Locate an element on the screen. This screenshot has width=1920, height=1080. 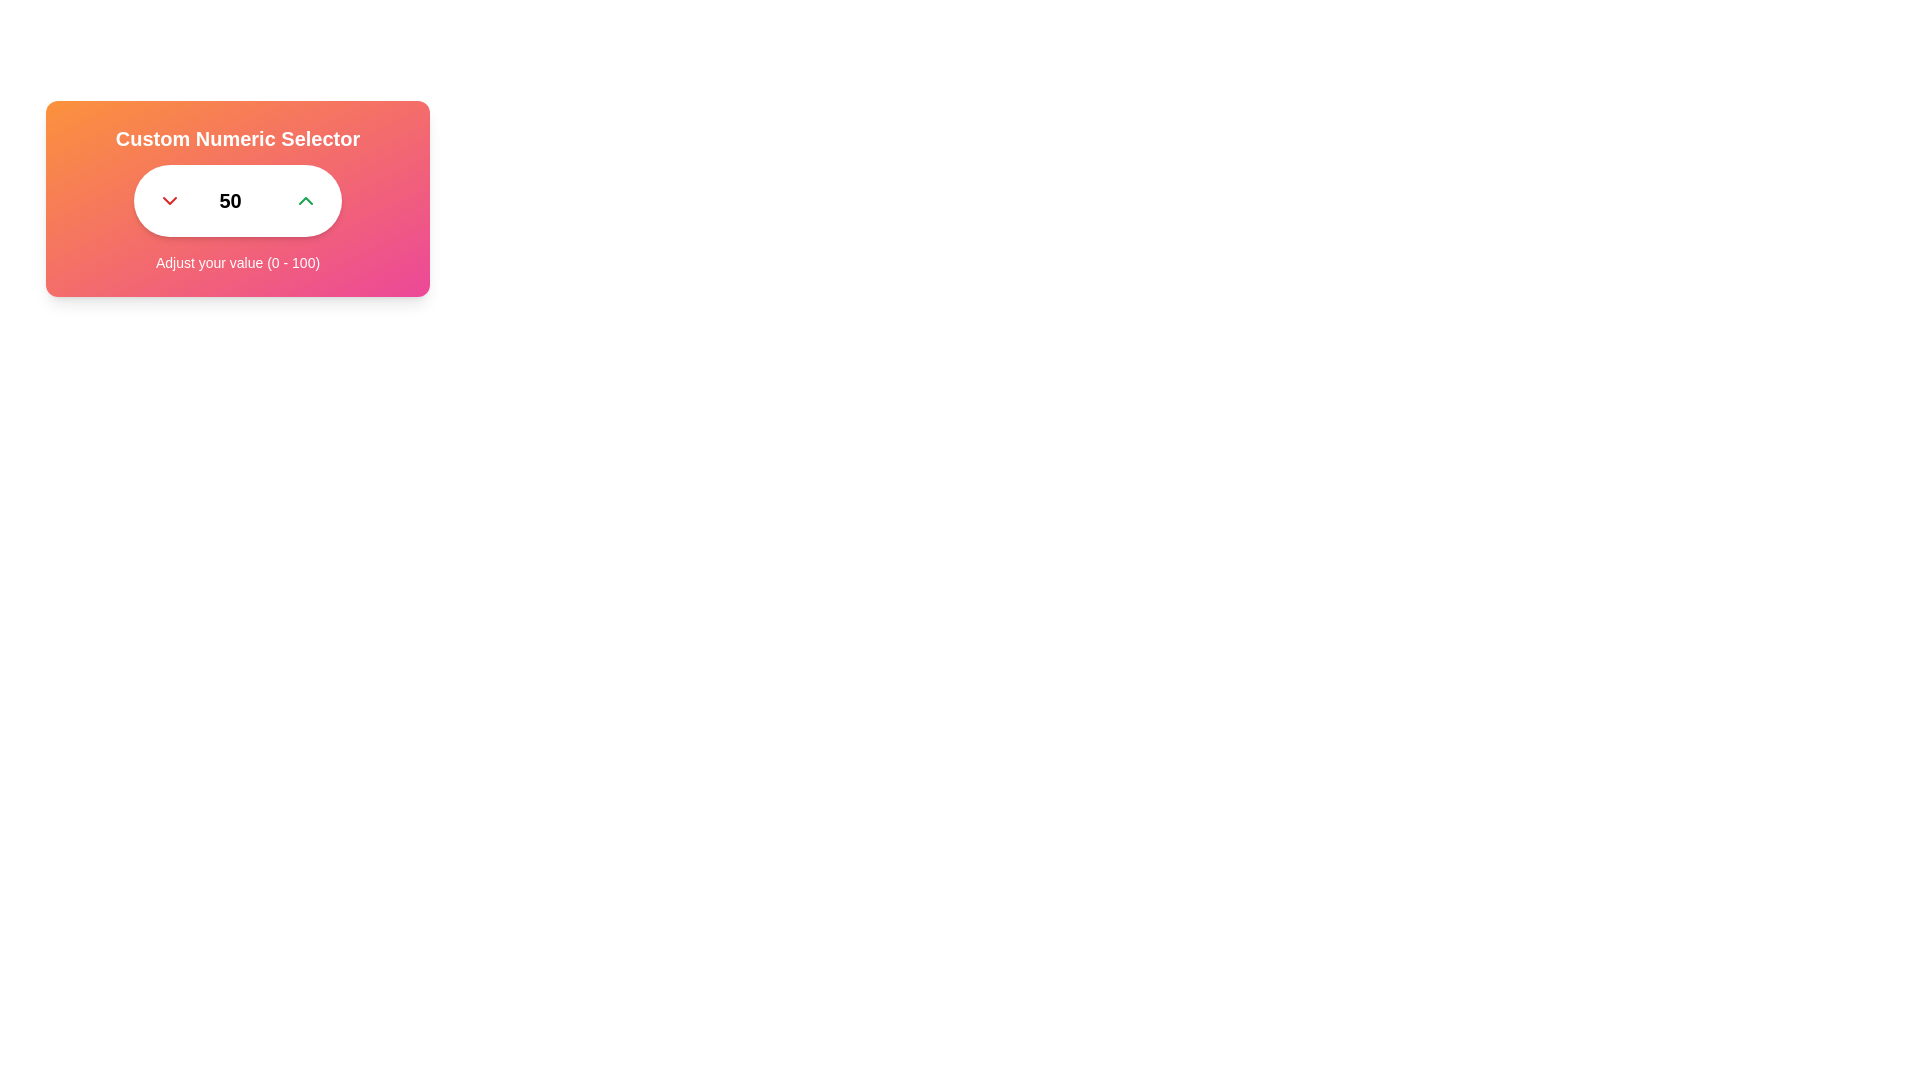
the upward-pointing green chevron arrow located on the right side of the number input component to increment the displayed value is located at coordinates (305, 200).